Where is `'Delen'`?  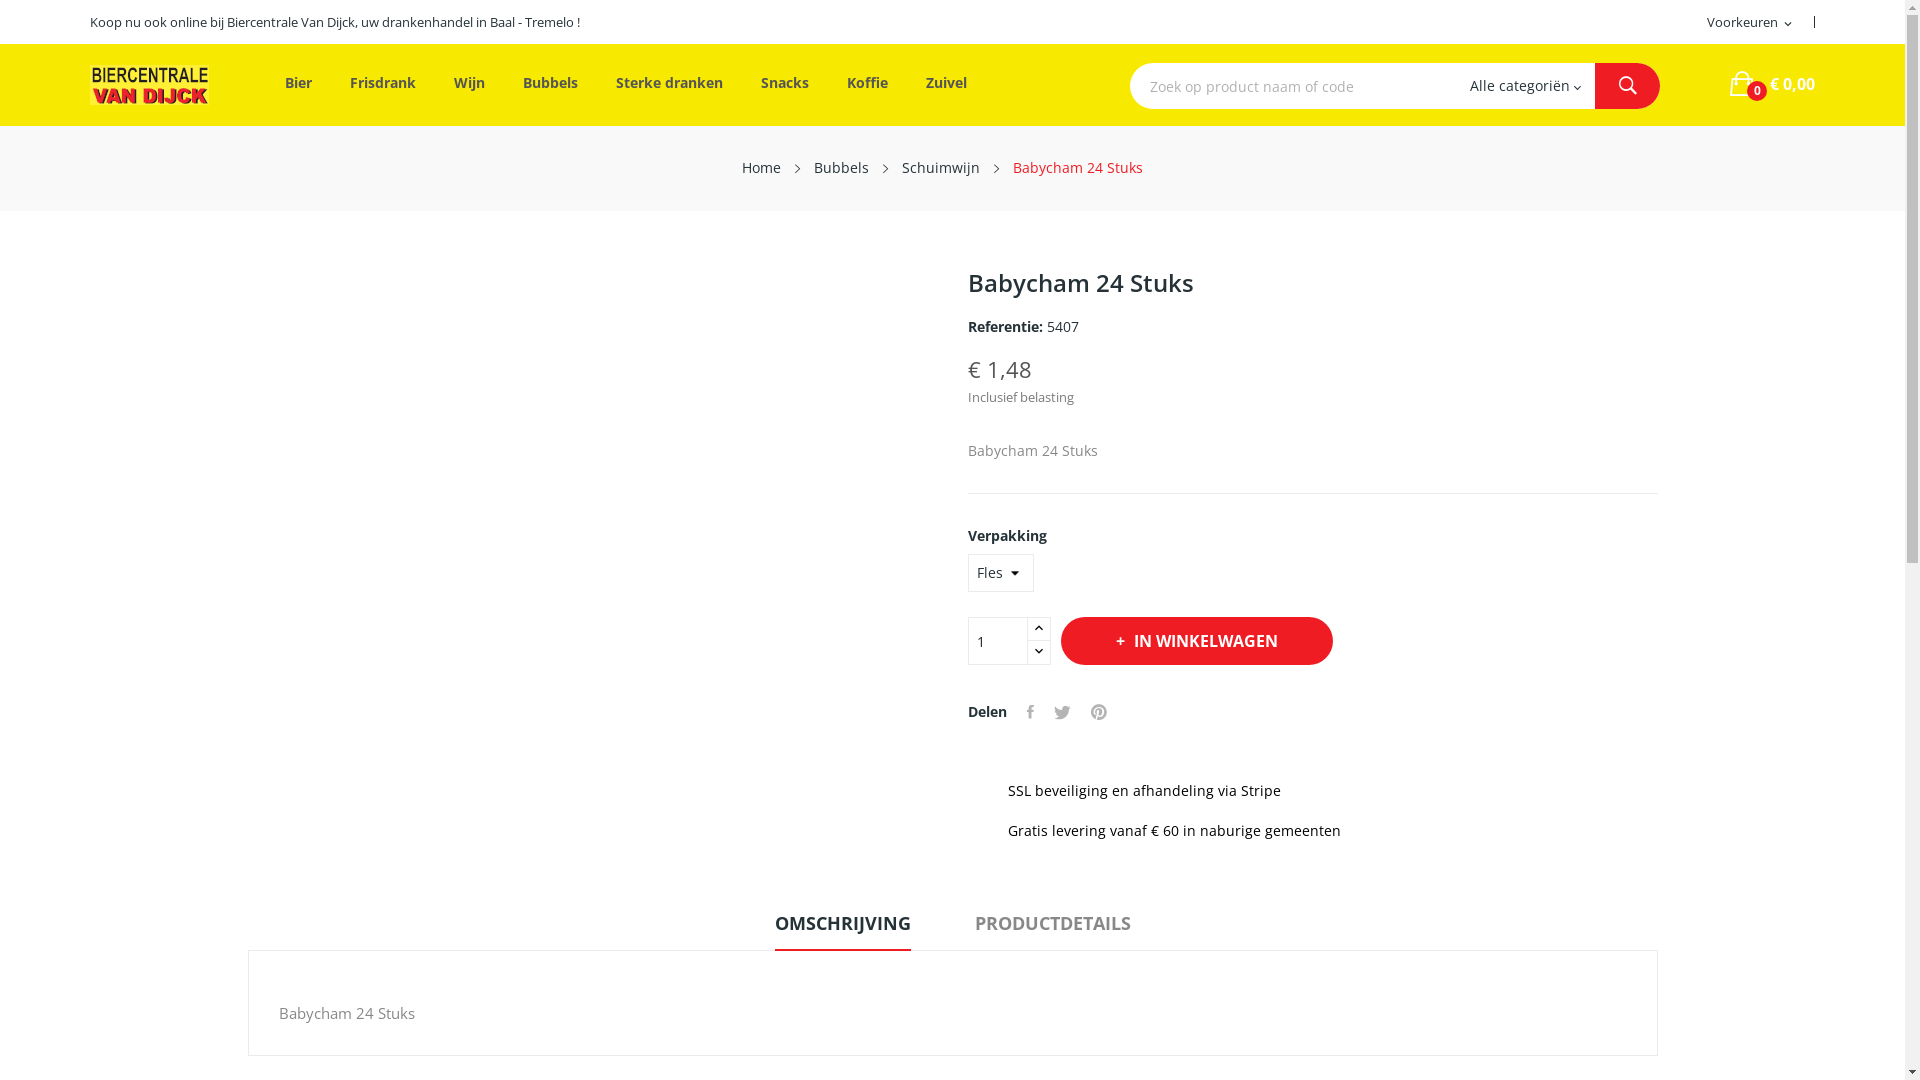
'Delen' is located at coordinates (1029, 711).